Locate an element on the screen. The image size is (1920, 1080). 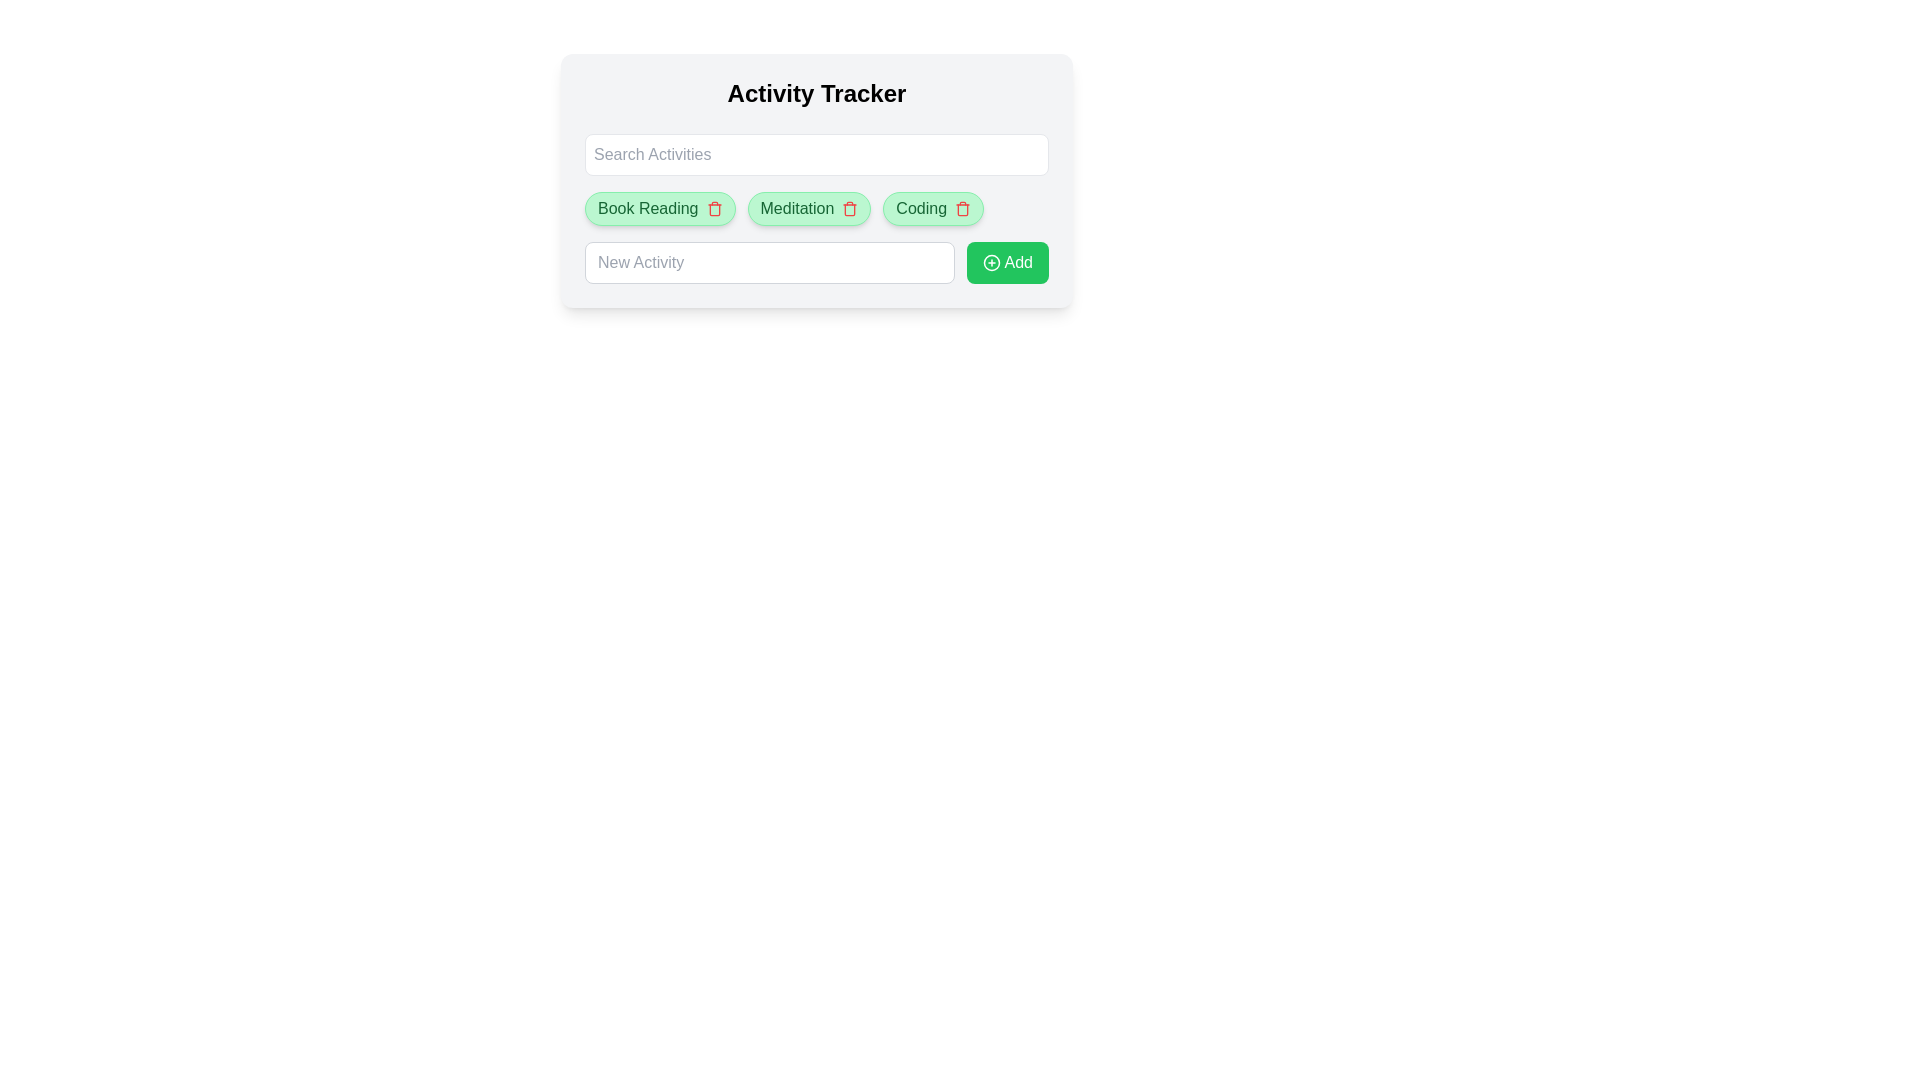
the circular plus icon within the 'Add' button, which indicates the addition functionality is located at coordinates (991, 261).